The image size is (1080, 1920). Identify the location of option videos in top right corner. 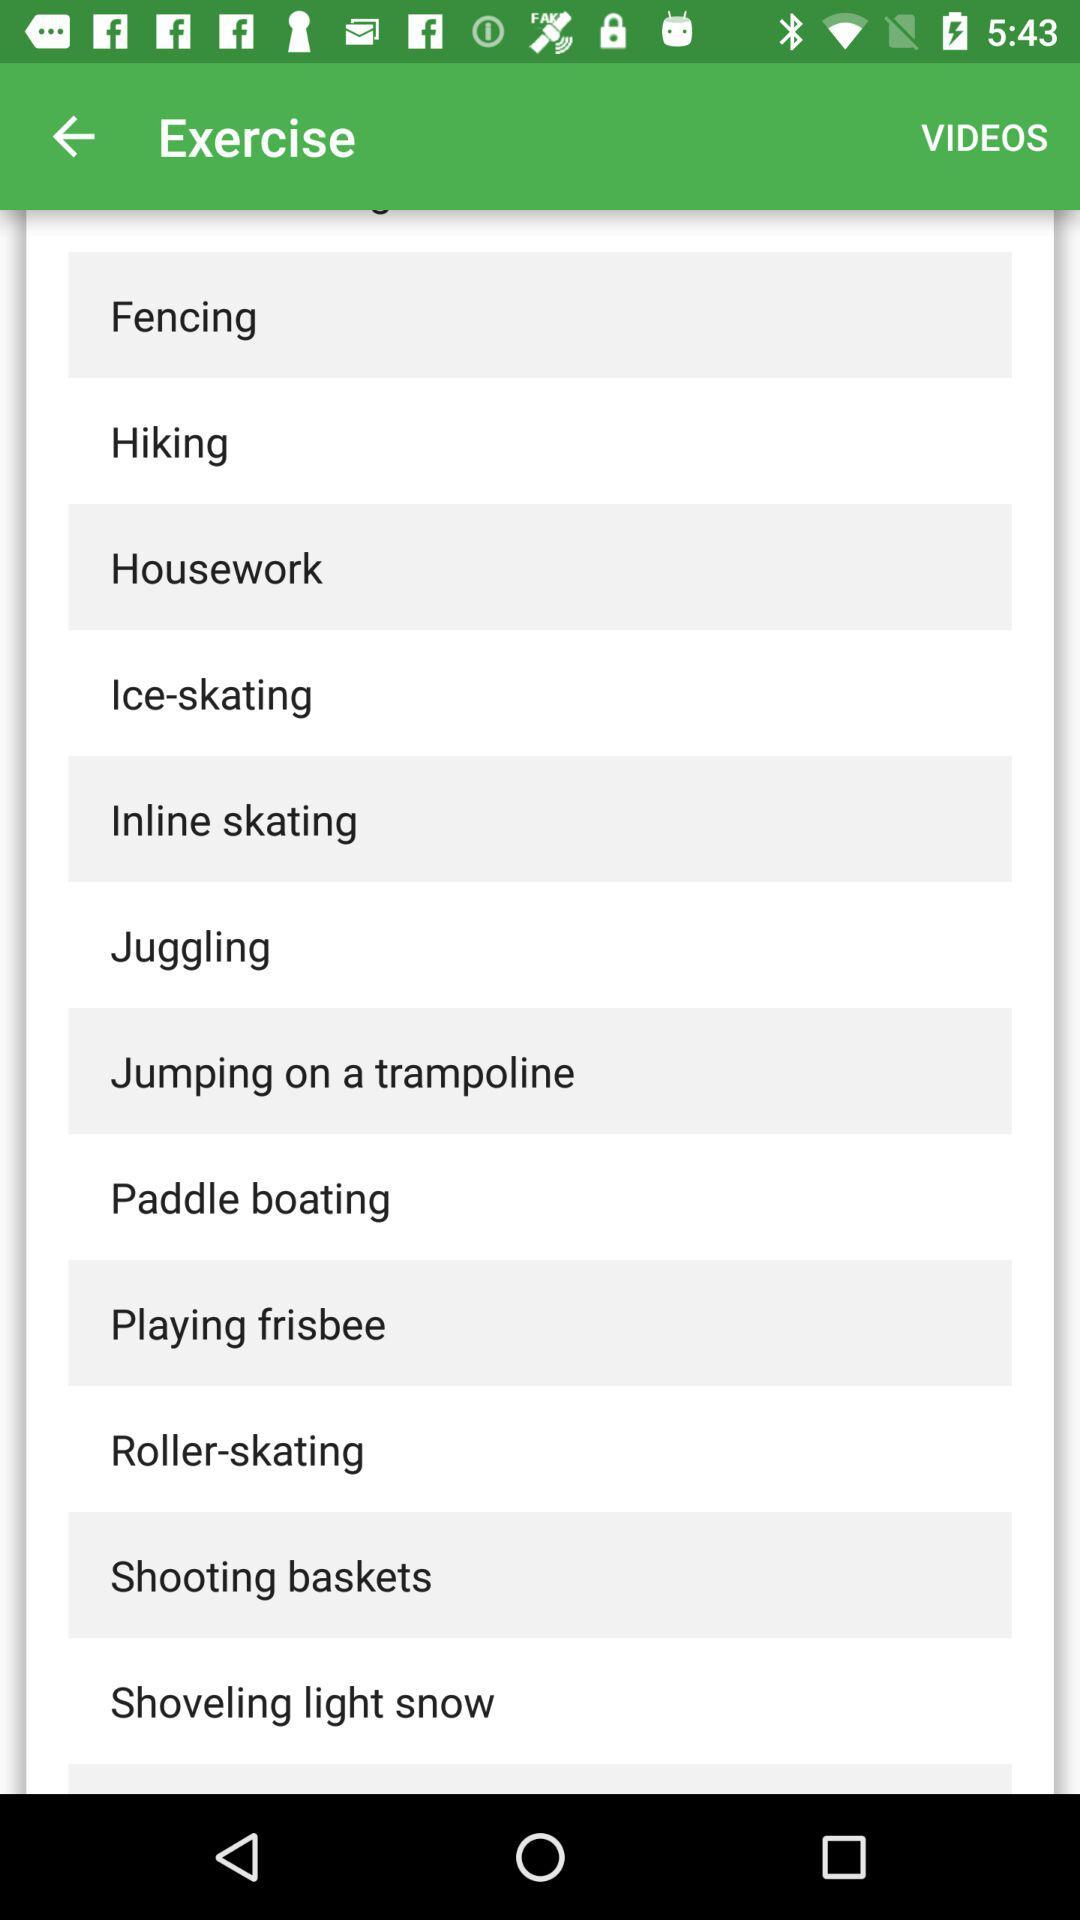
(983, 136).